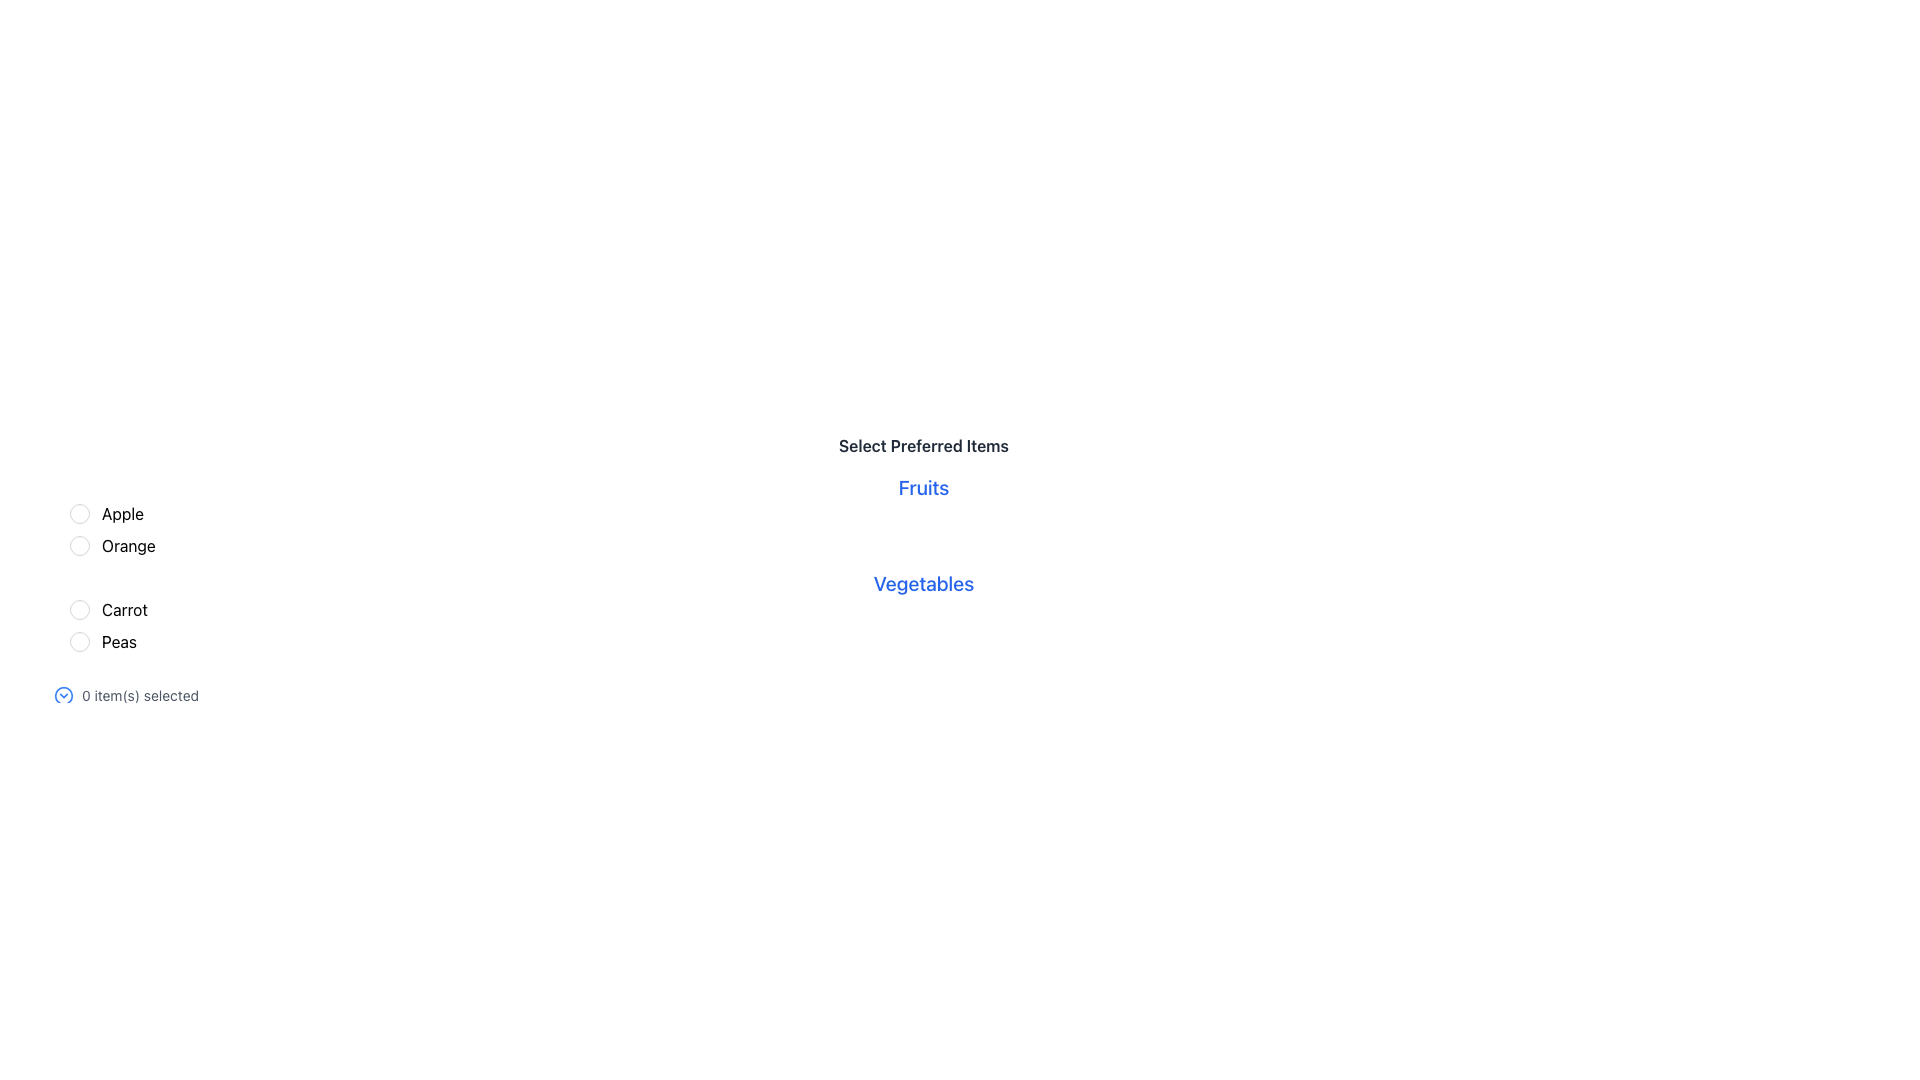  I want to click on the 'Vegetables' text label element, which is displayed in bold blue font and serves as a section heading for items like 'Carrot' and 'Peas', so click(923, 583).